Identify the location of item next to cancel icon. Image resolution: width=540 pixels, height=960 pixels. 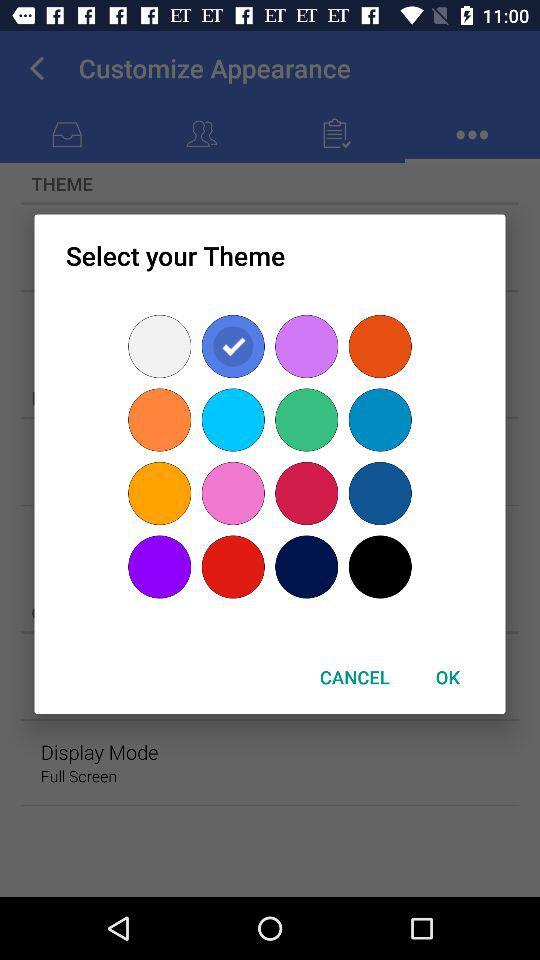
(447, 677).